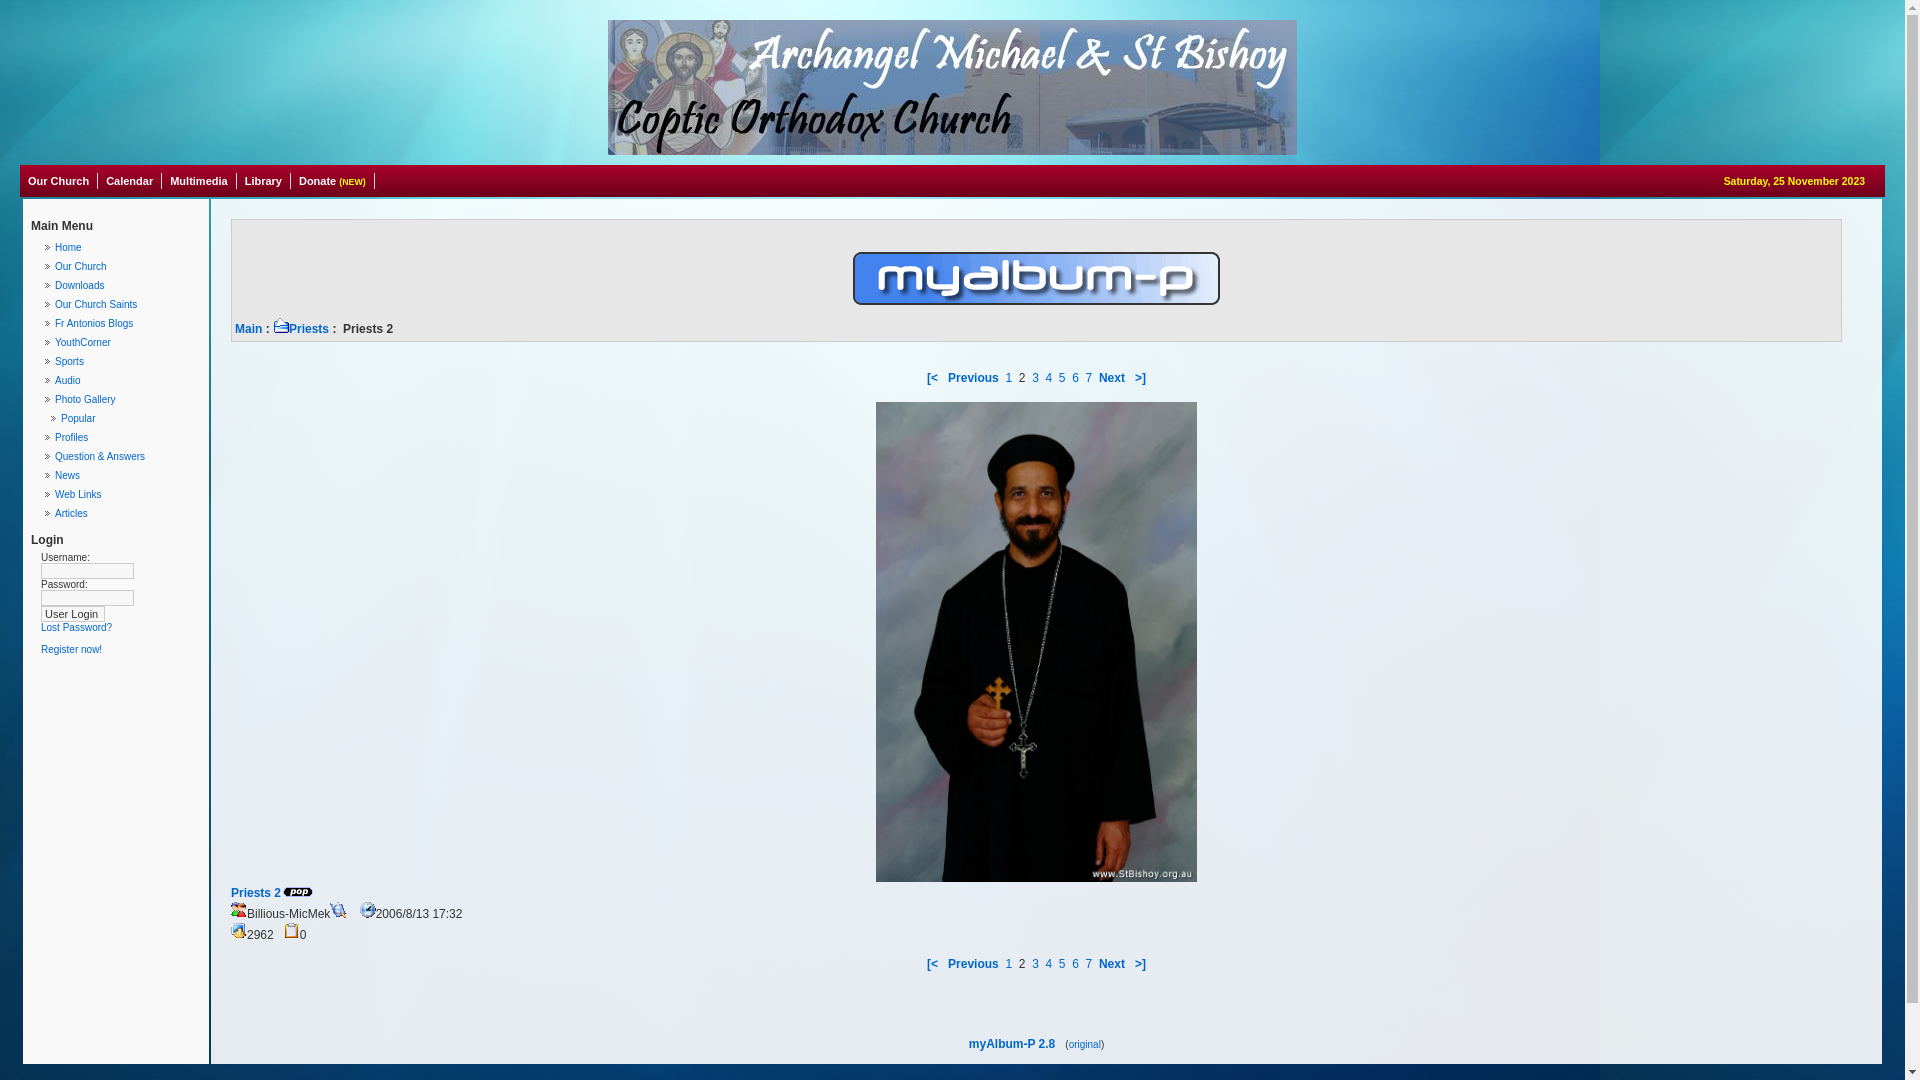  Describe the element at coordinates (128, 181) in the screenshot. I see `'Calendar'` at that location.